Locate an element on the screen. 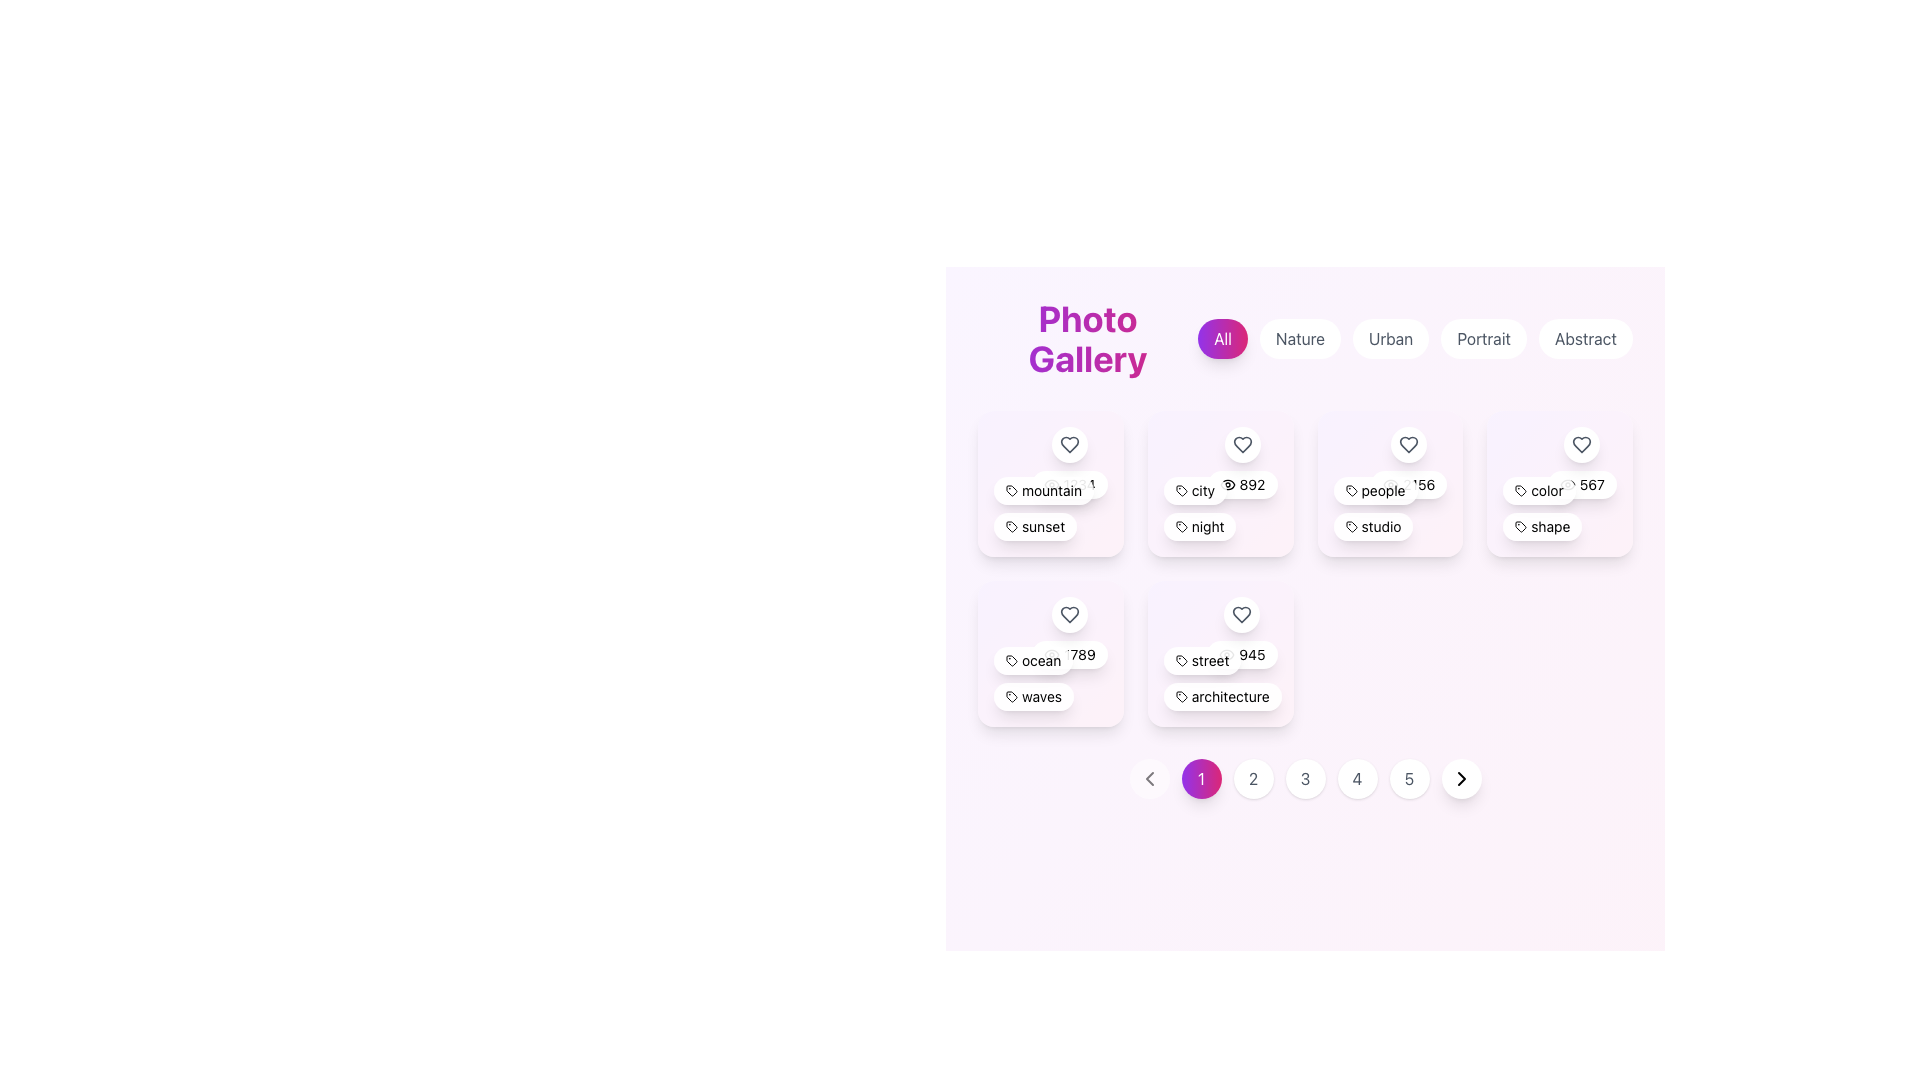  the rounded button with a heart icon outlined in gray located in the top-right section of the card titled 'mountain' to like the item is located at coordinates (1068, 462).